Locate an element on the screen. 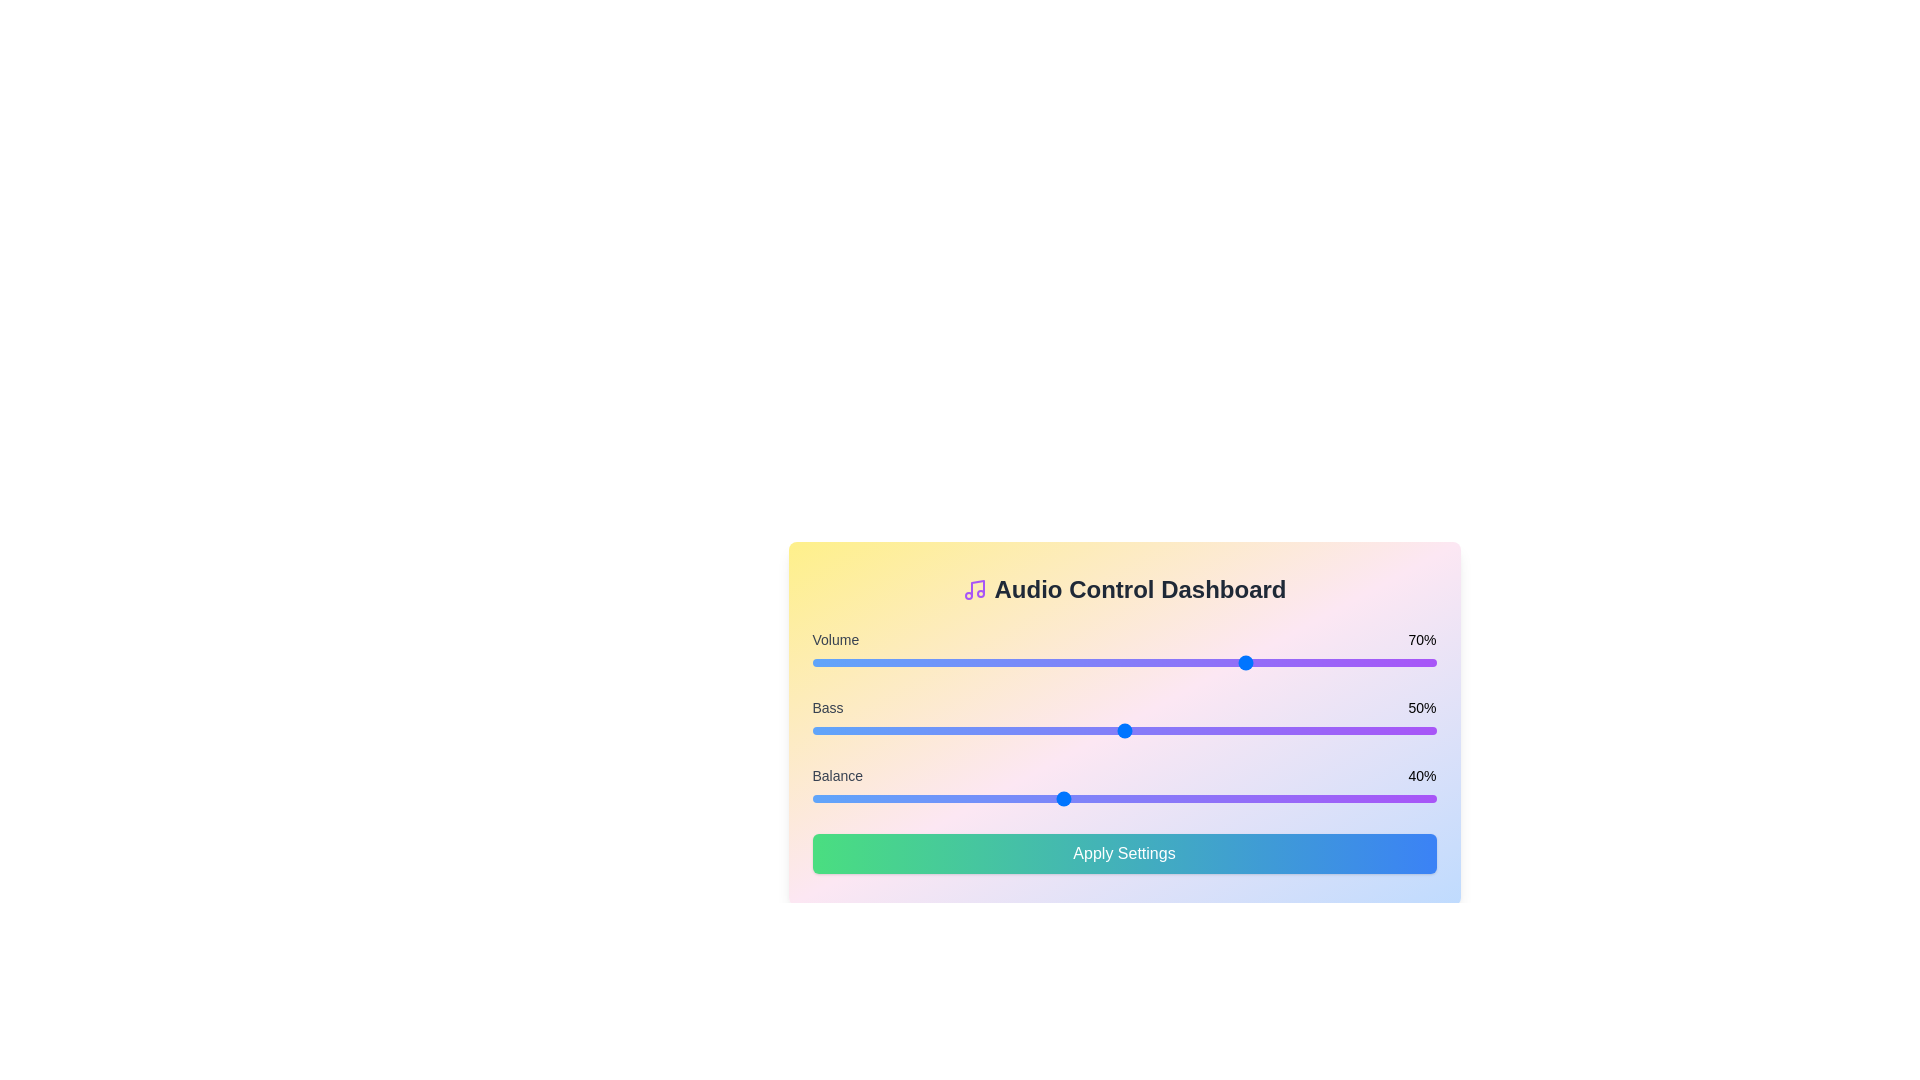  bass level is located at coordinates (1073, 731).